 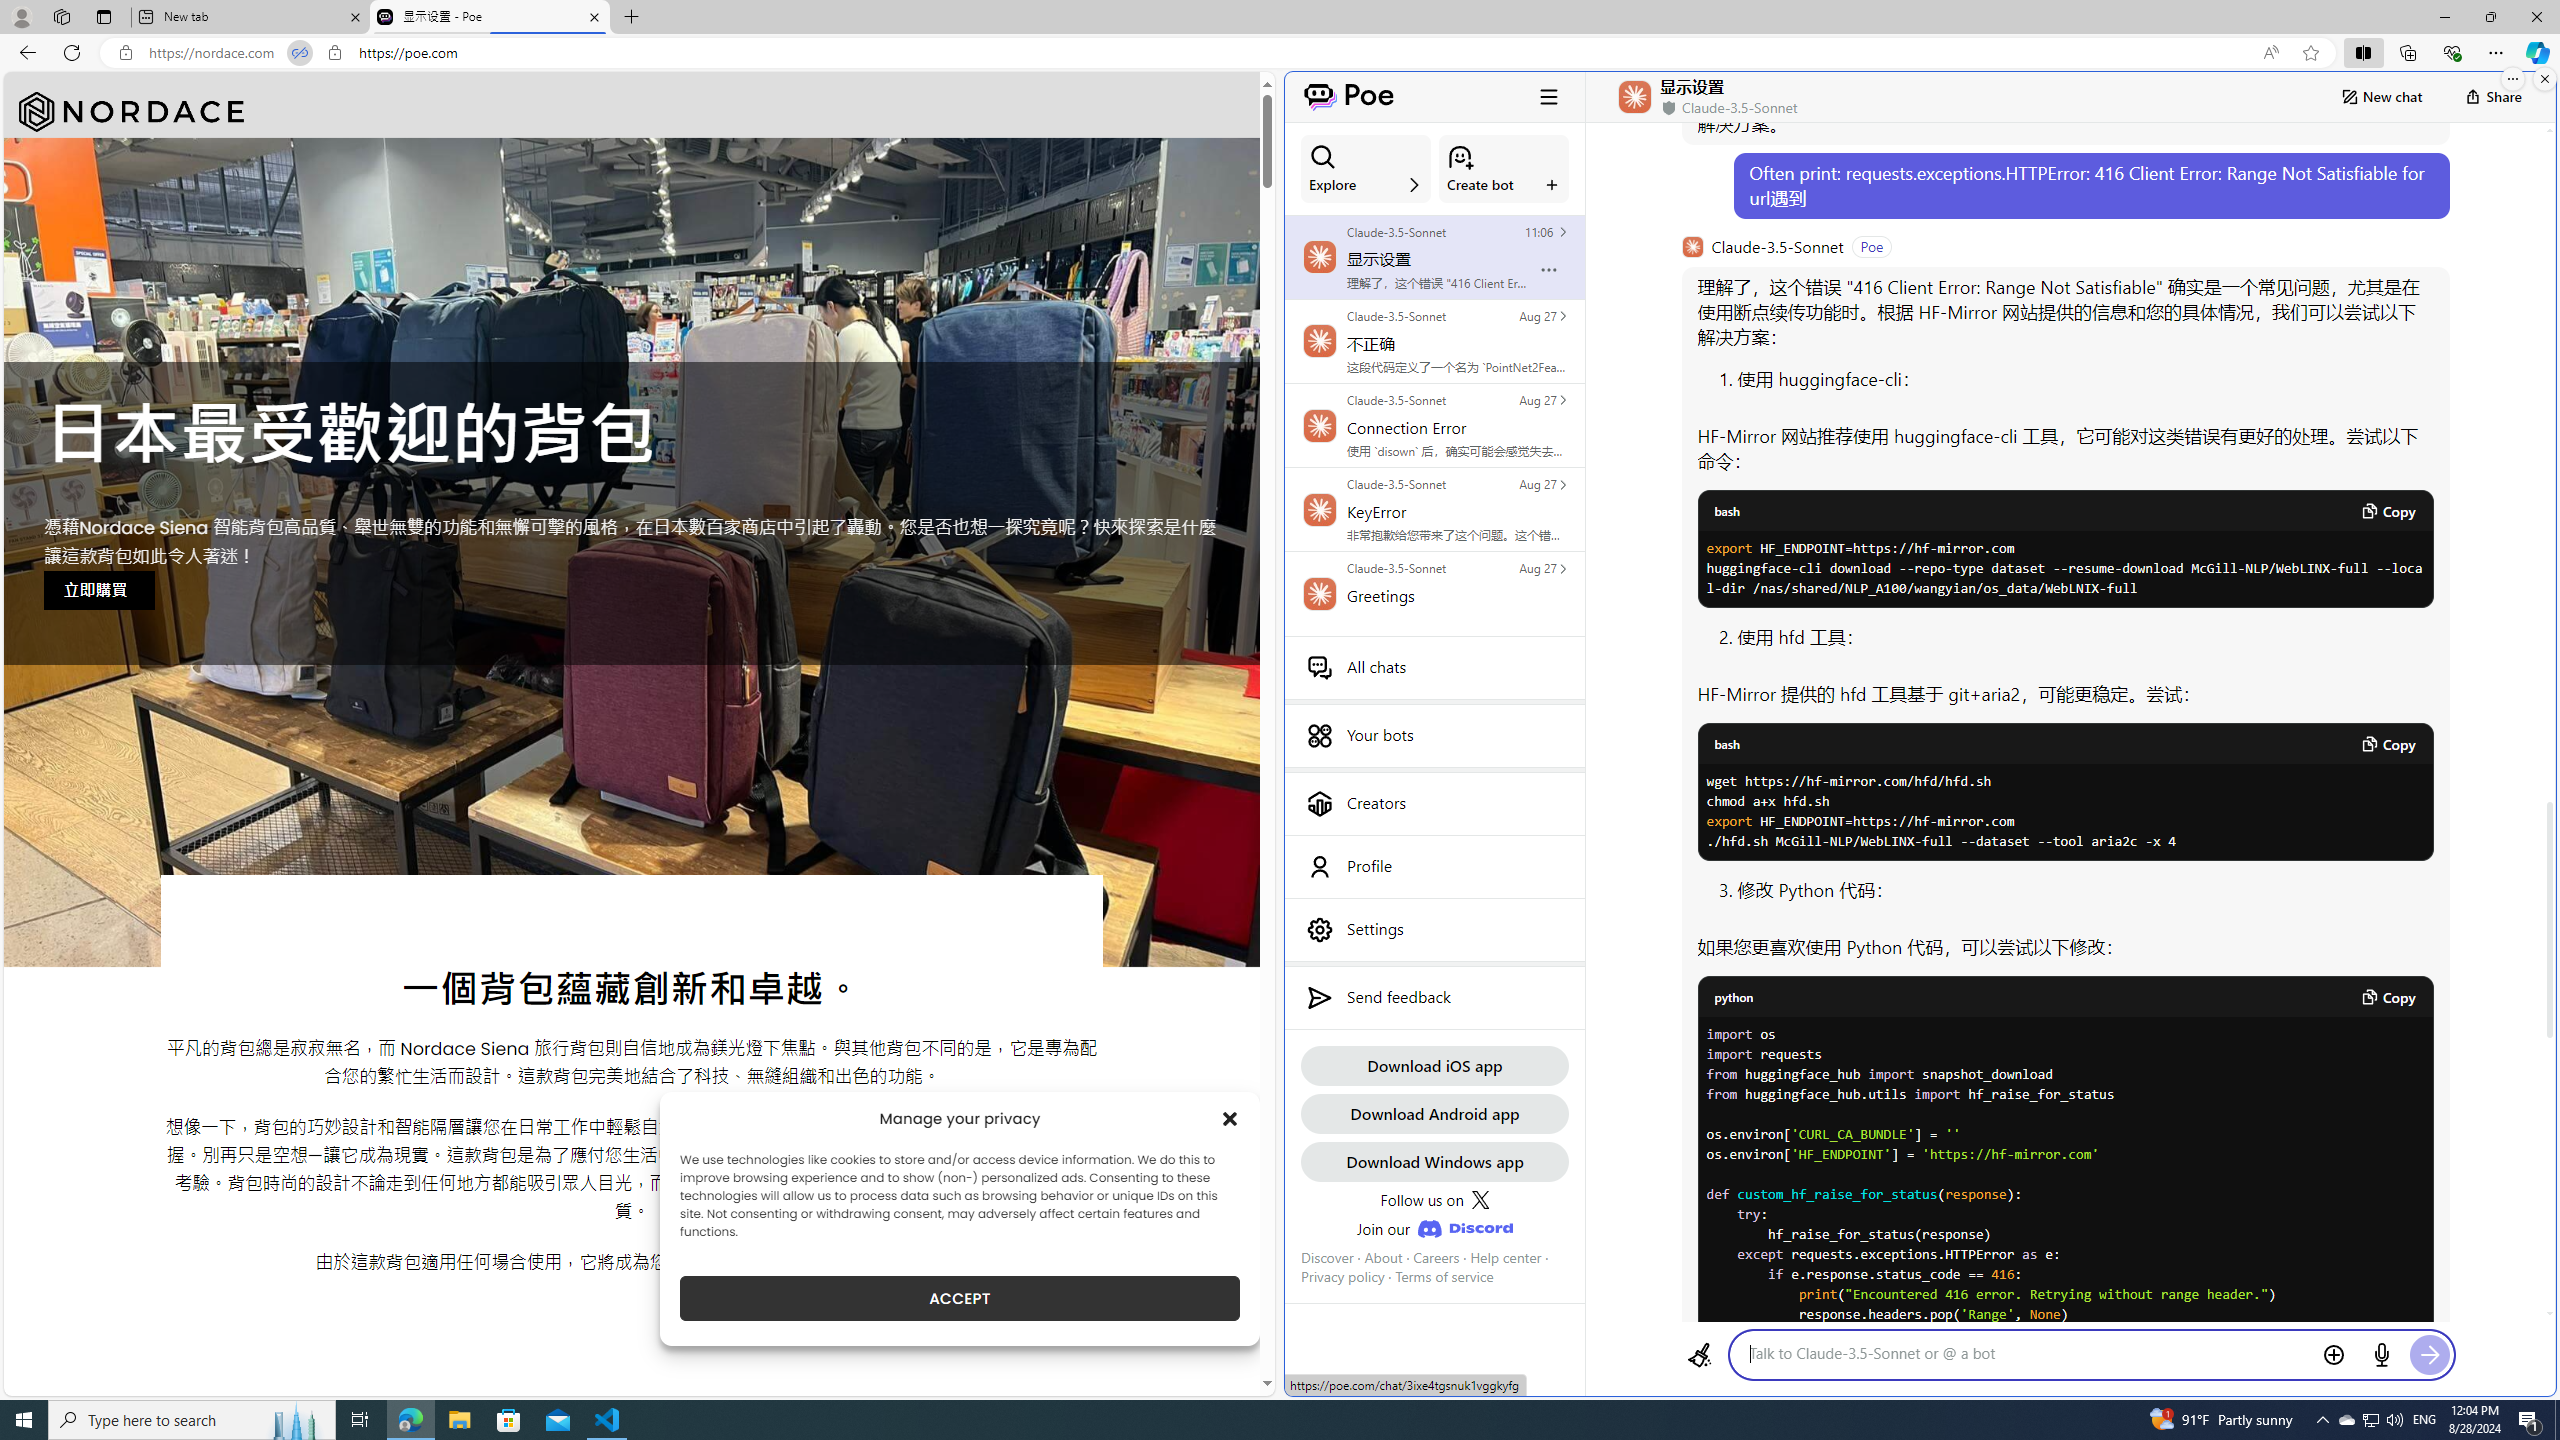 I want to click on 'Workspaces', so click(x=61, y=16).